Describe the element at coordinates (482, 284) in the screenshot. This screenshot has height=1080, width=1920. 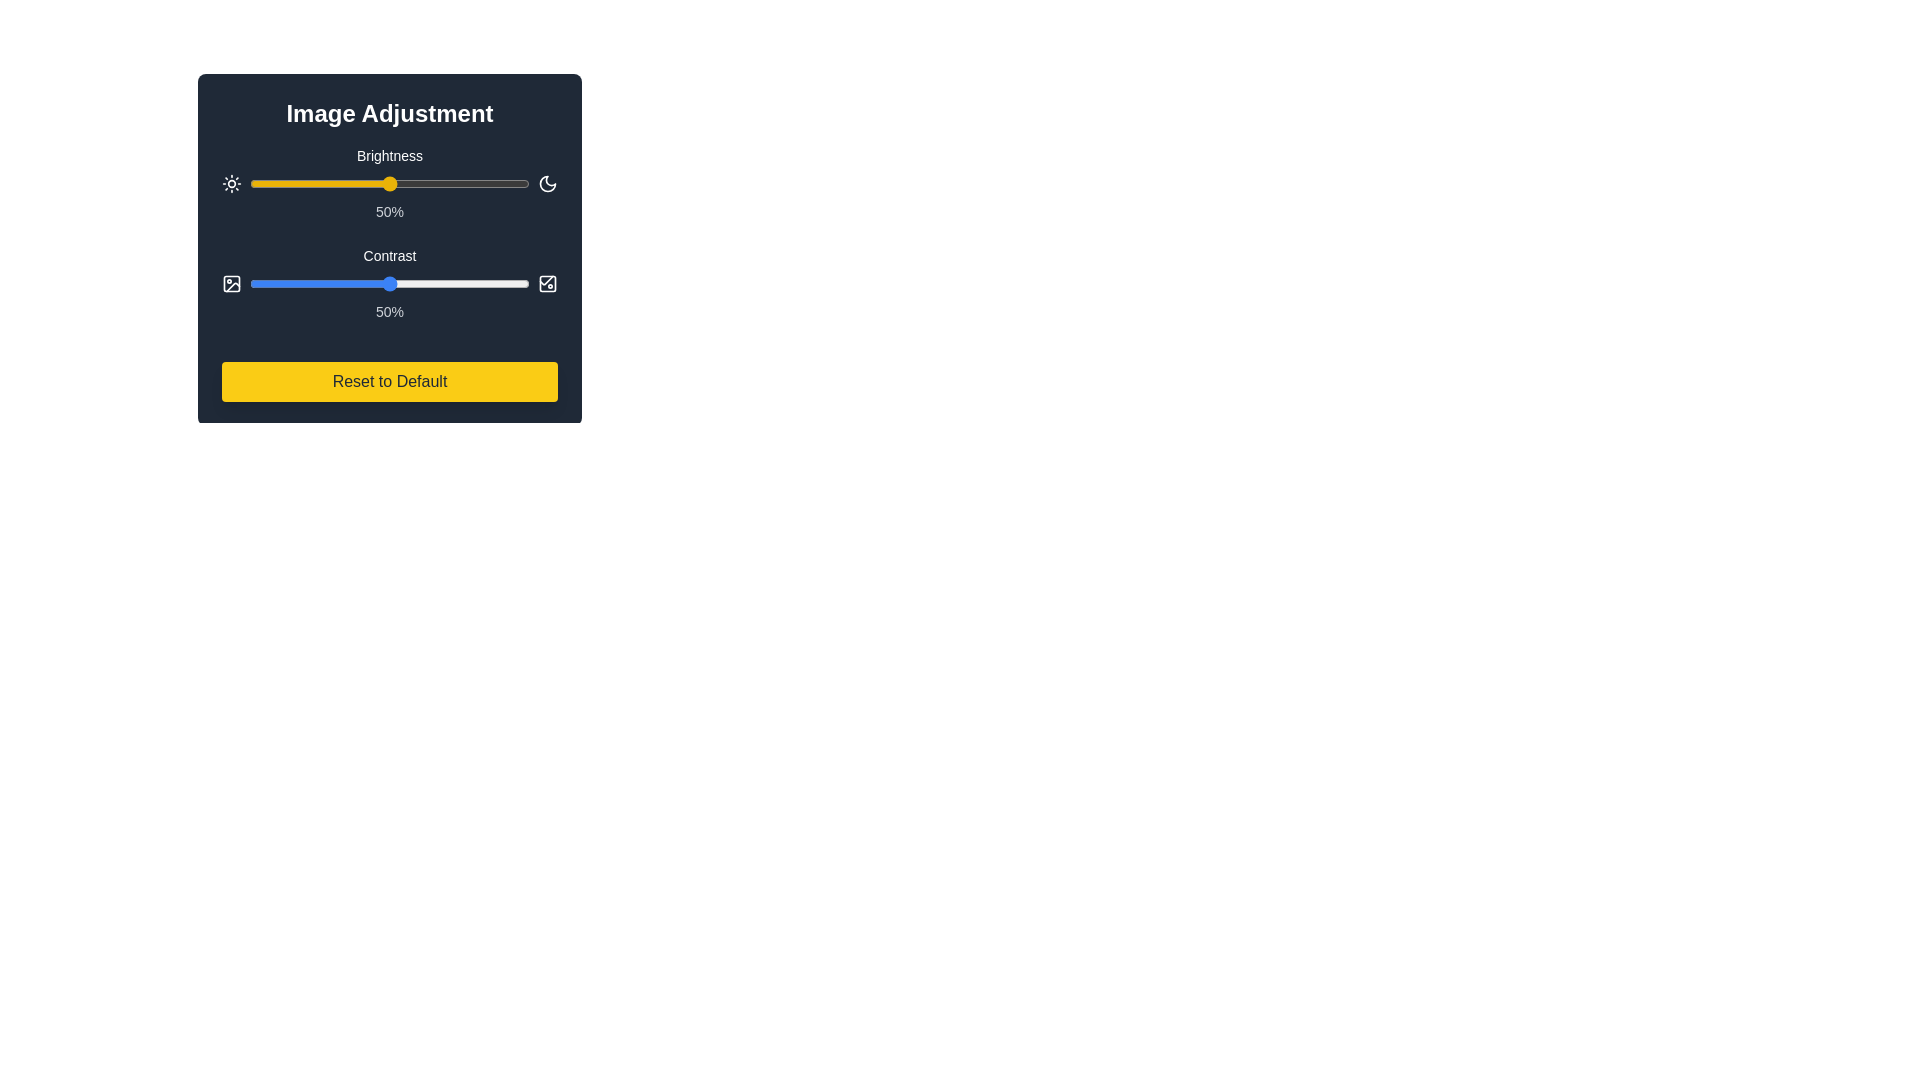
I see `contrast` at that location.